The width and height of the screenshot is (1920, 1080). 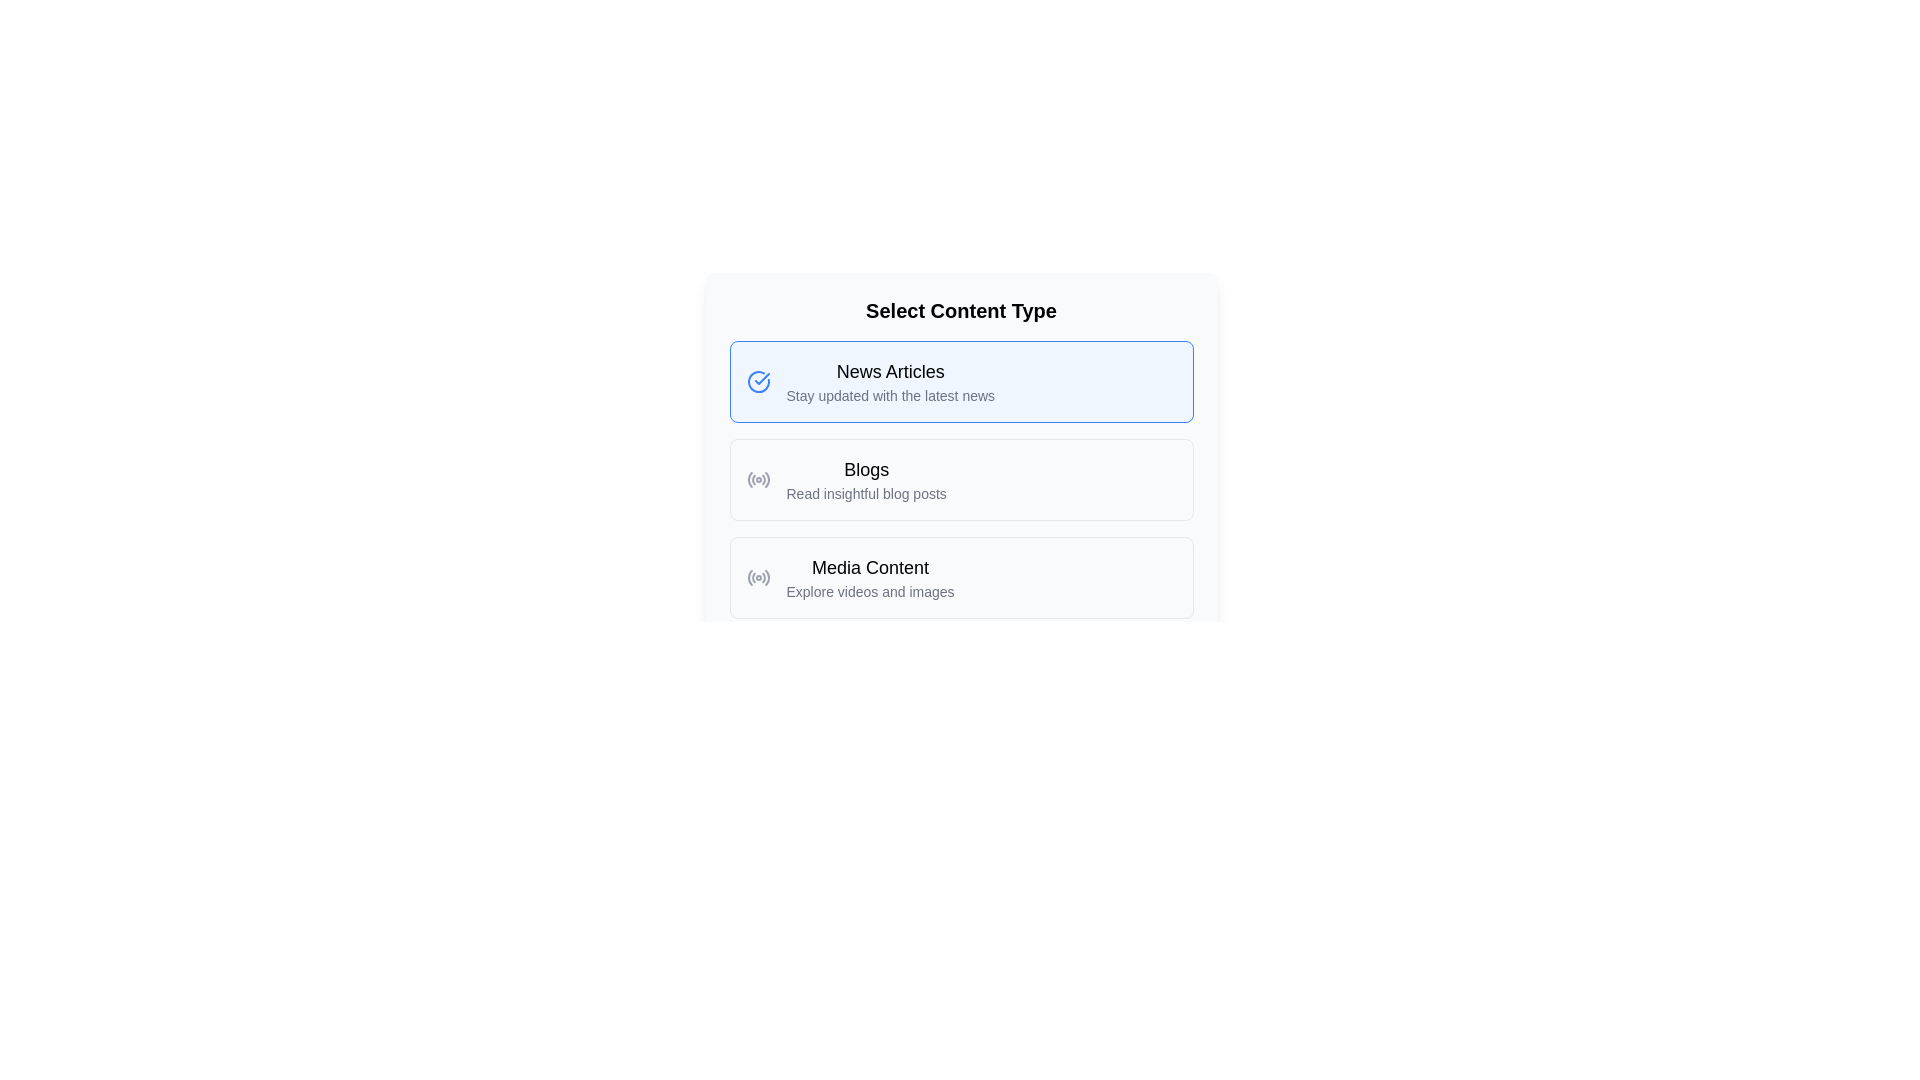 I want to click on the 'Media Content' selectable list item, so click(x=850, y=578).